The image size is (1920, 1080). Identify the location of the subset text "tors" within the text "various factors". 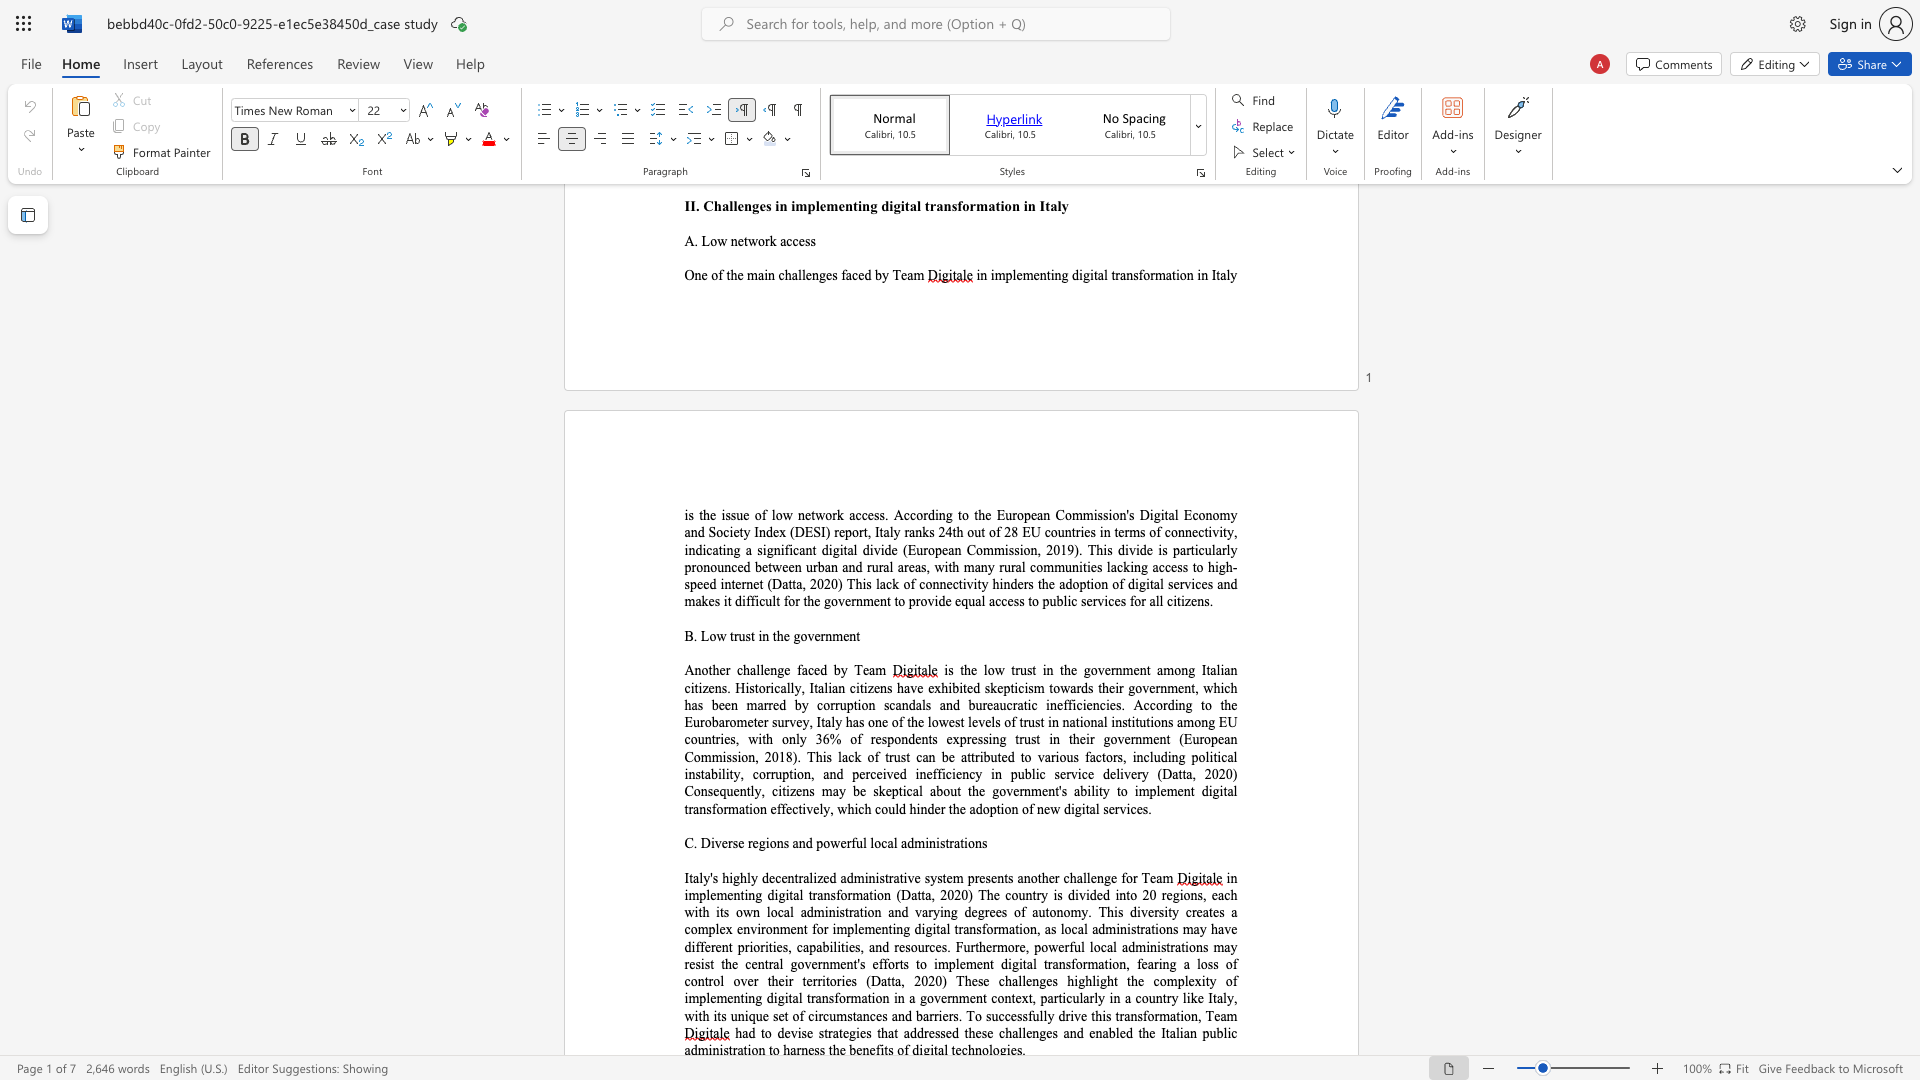
(1101, 757).